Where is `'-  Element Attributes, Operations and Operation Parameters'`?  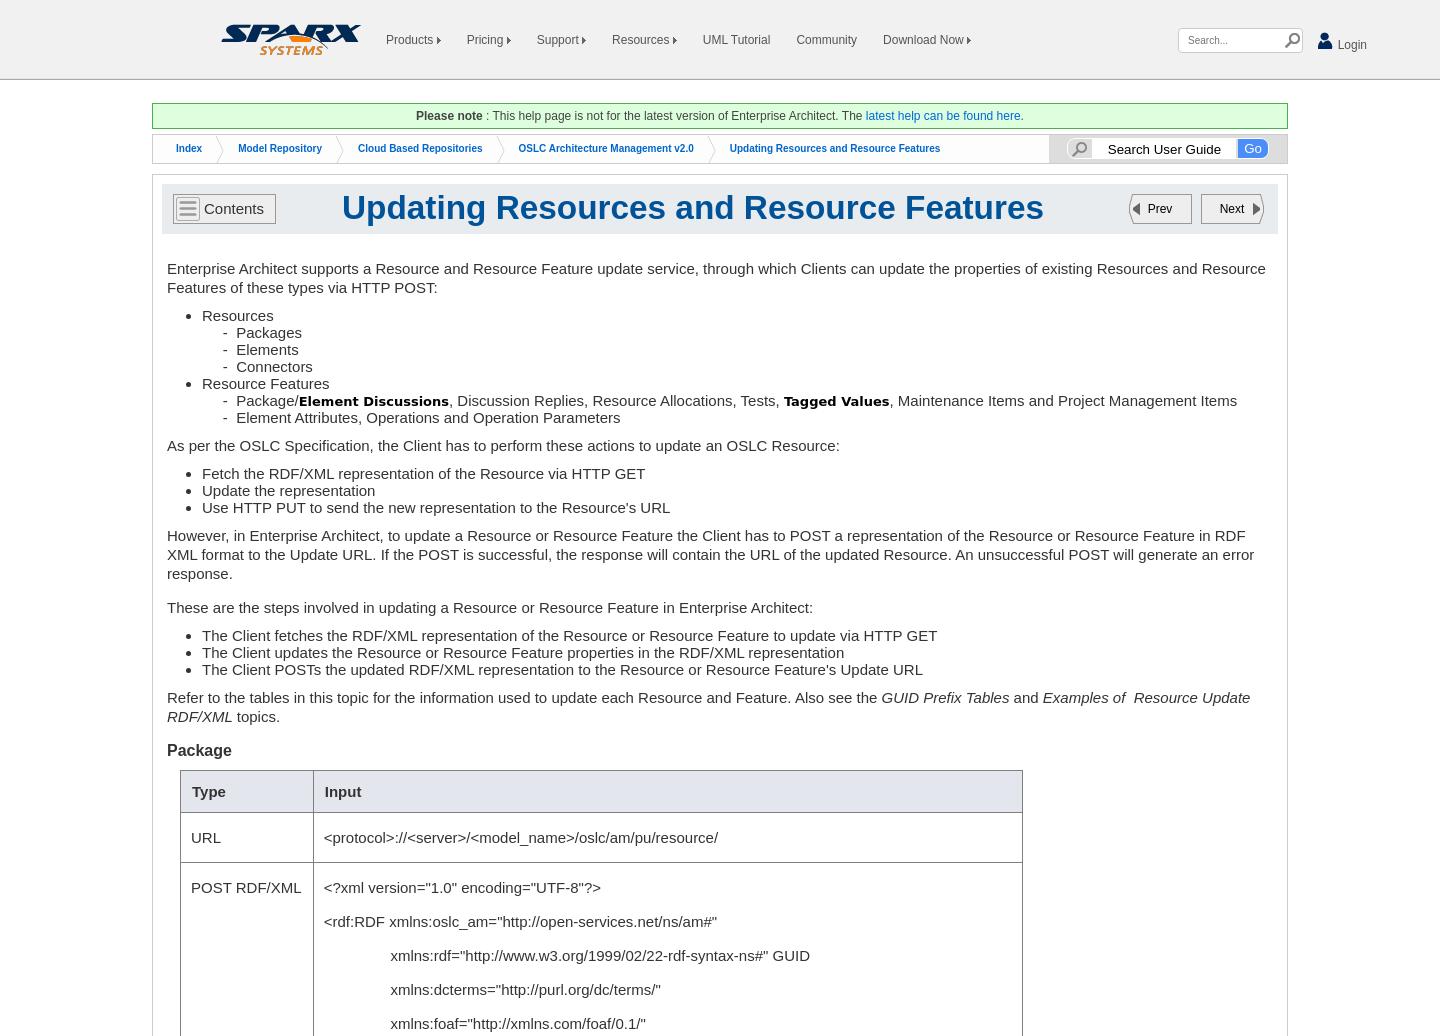
'-  Element Attributes, Operations and Operation Parameters' is located at coordinates (202, 417).